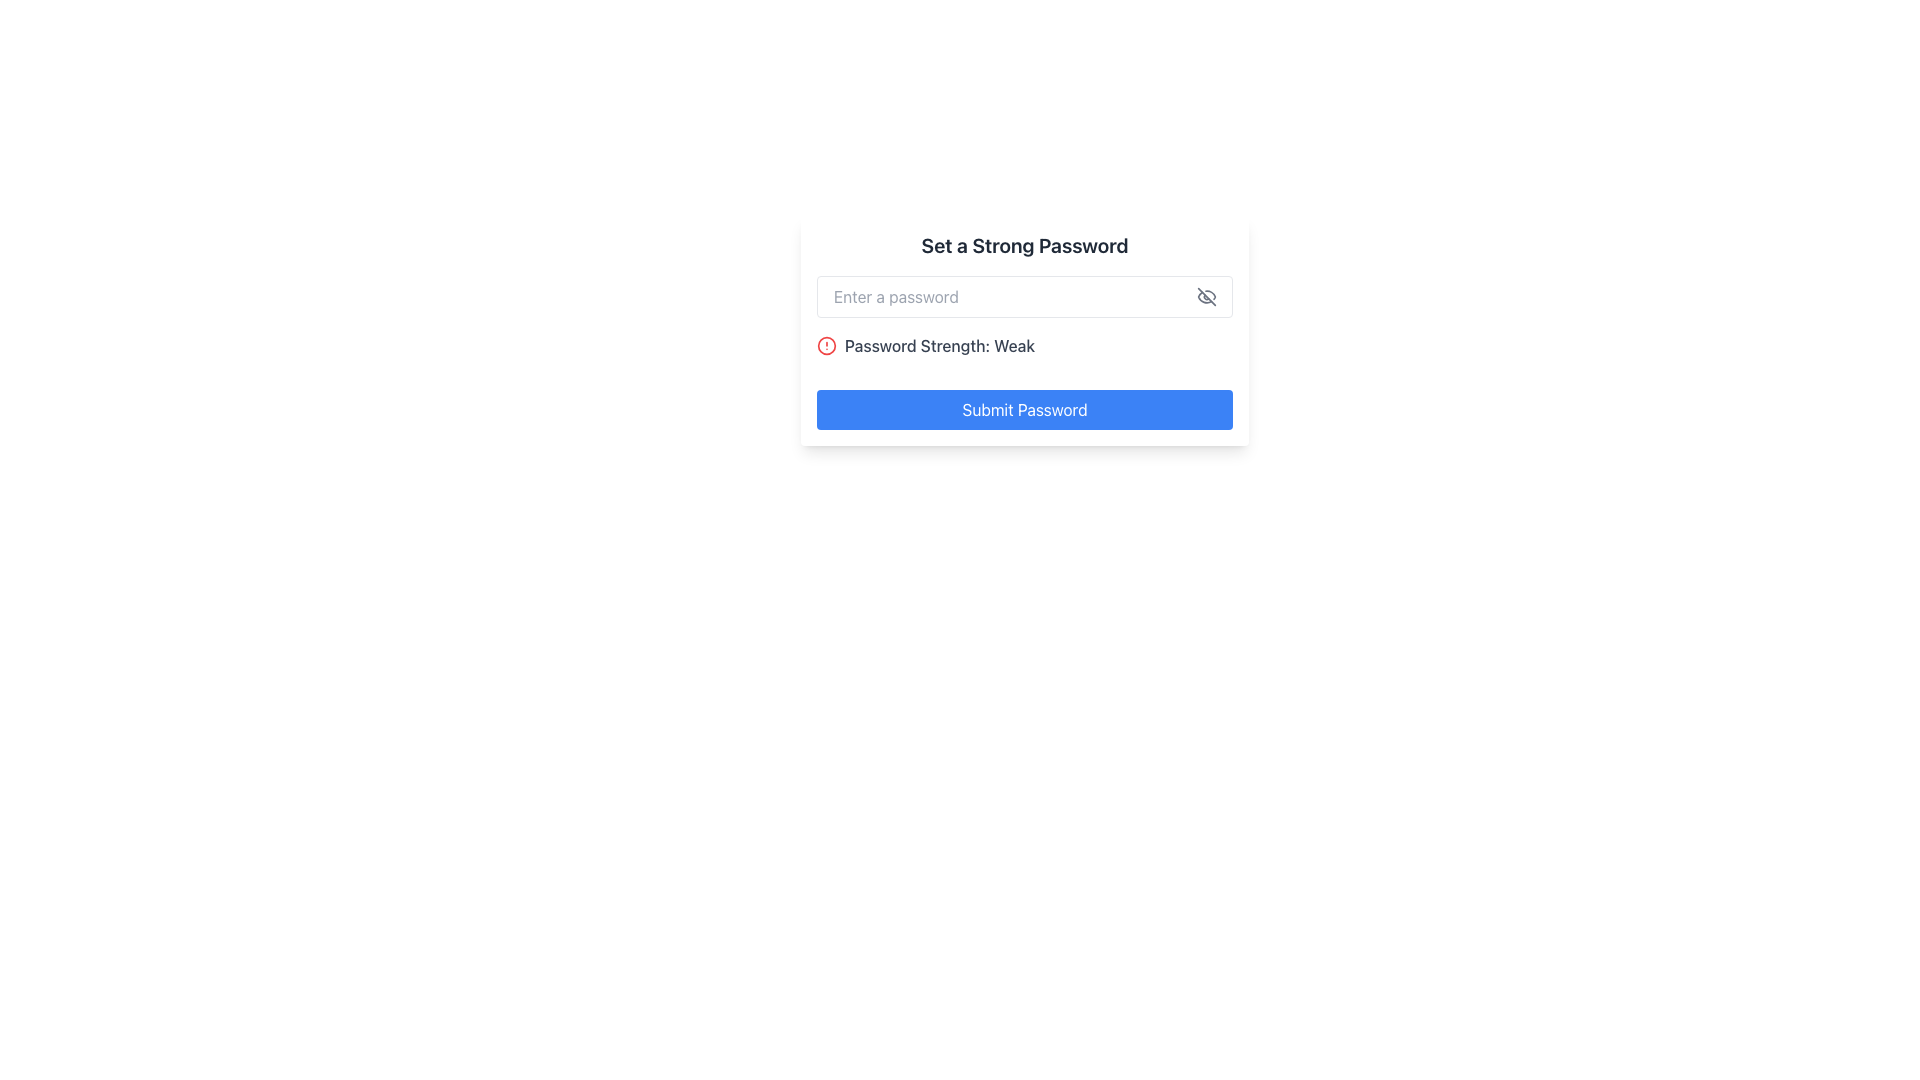 This screenshot has height=1080, width=1920. What do you see at coordinates (826, 345) in the screenshot?
I see `the icon indicating password strength, which is positioned to the left of the text 'Password Strength: Weak'` at bounding box center [826, 345].